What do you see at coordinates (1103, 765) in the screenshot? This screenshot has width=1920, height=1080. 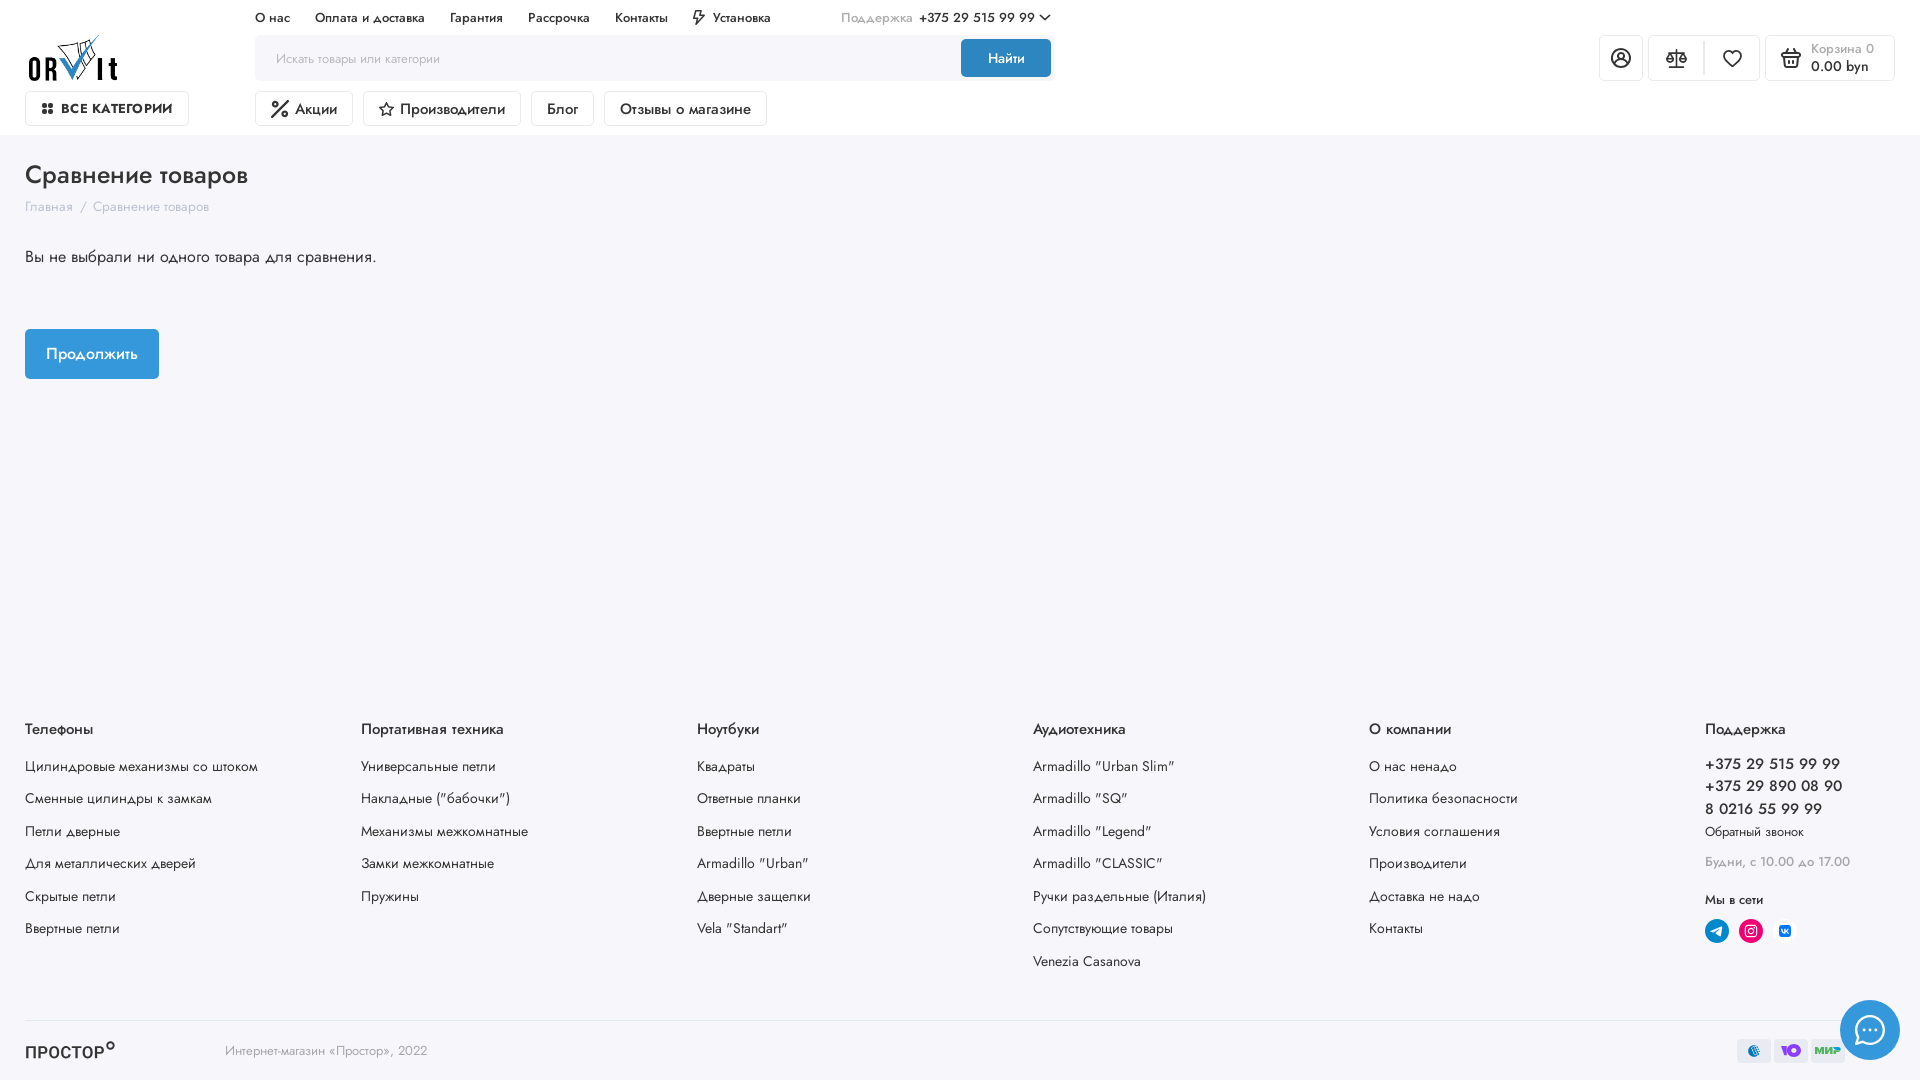 I see `'Armadillo "Urban Slim"'` at bounding box center [1103, 765].